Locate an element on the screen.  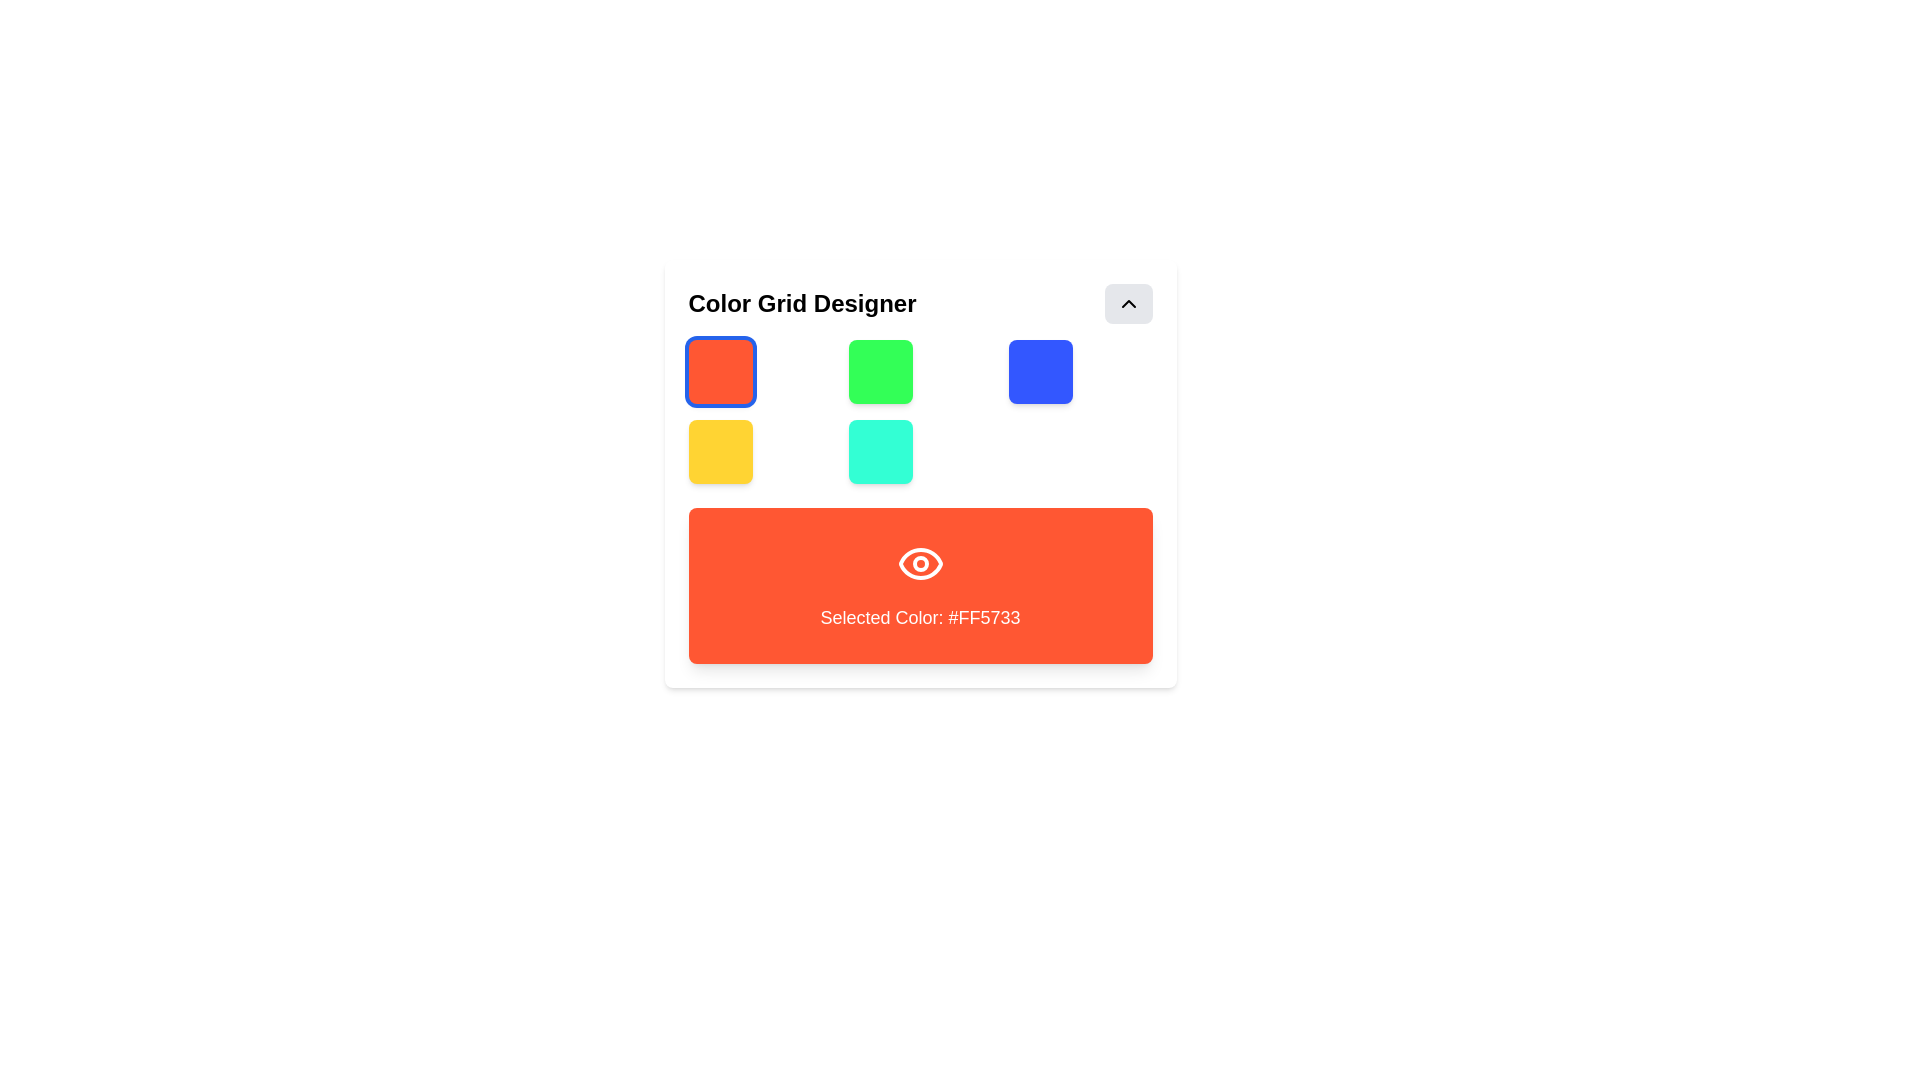
the fourth square in a 3x2 grid, which is a bright yellow selectable color tile with rounded corners is located at coordinates (720, 451).